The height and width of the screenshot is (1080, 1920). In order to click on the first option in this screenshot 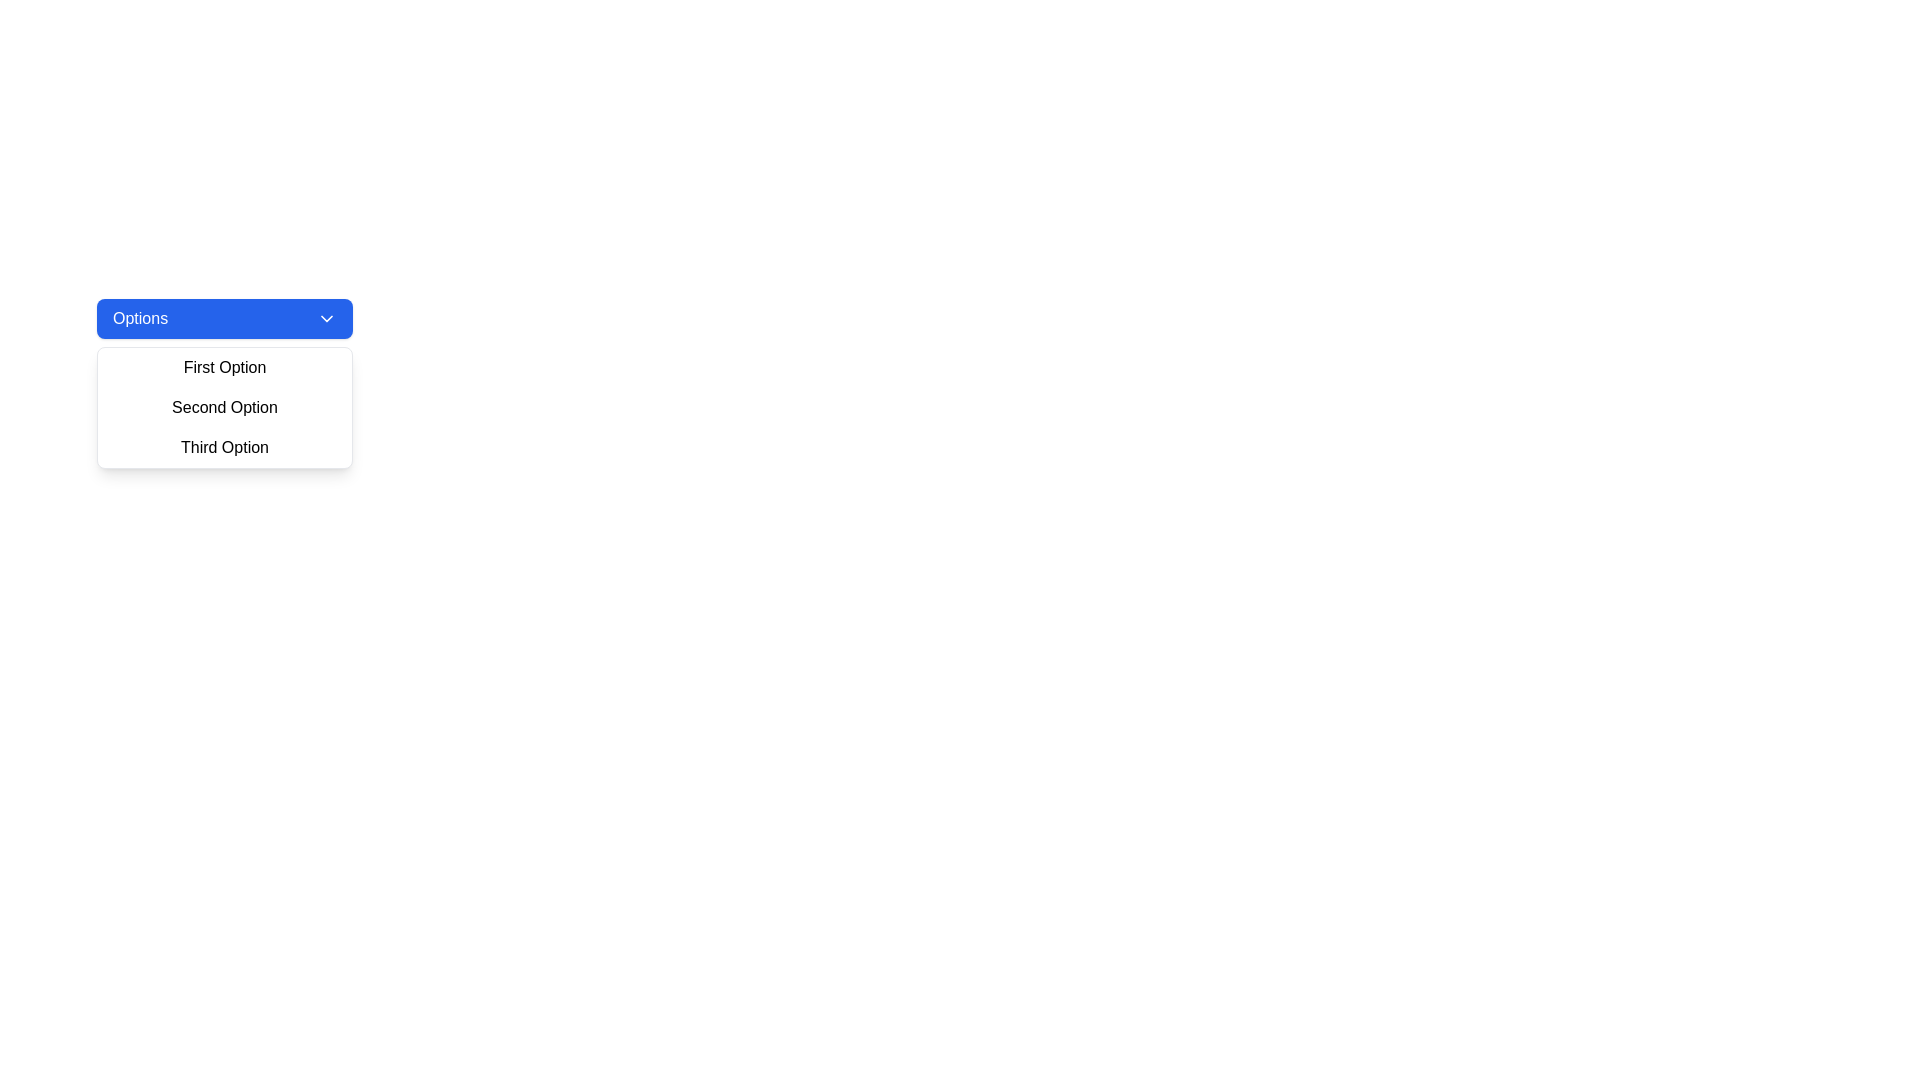, I will do `click(225, 367)`.